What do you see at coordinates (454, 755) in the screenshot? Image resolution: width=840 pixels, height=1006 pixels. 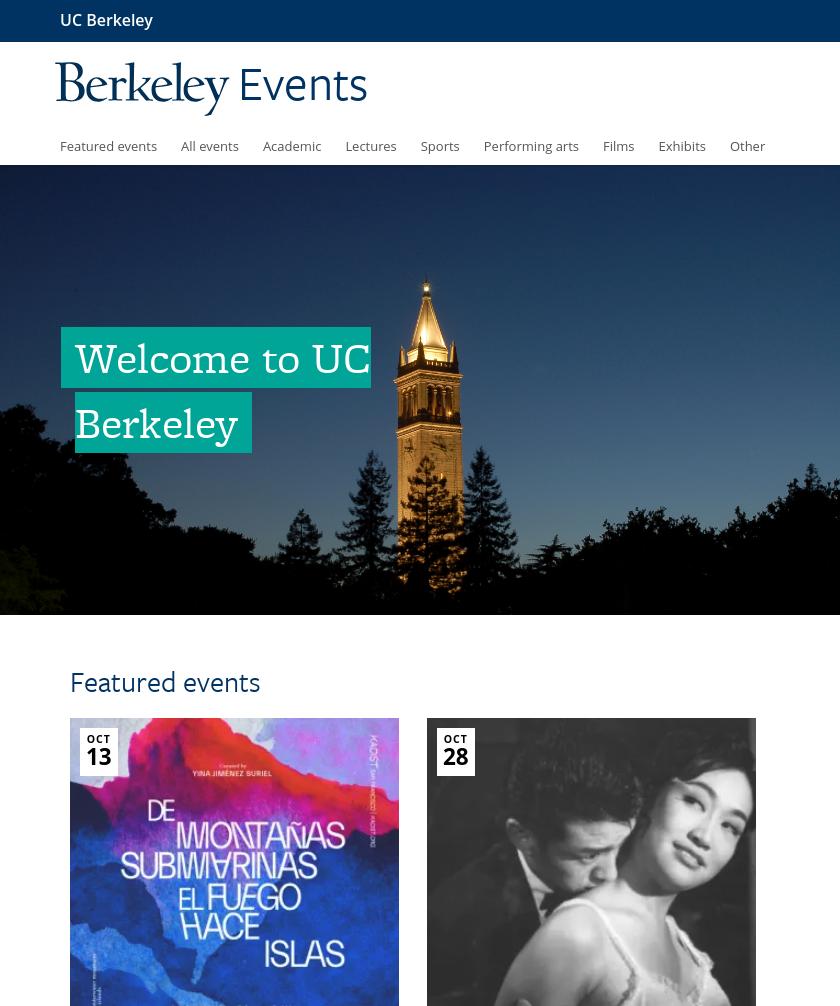 I see `'28'` at bounding box center [454, 755].